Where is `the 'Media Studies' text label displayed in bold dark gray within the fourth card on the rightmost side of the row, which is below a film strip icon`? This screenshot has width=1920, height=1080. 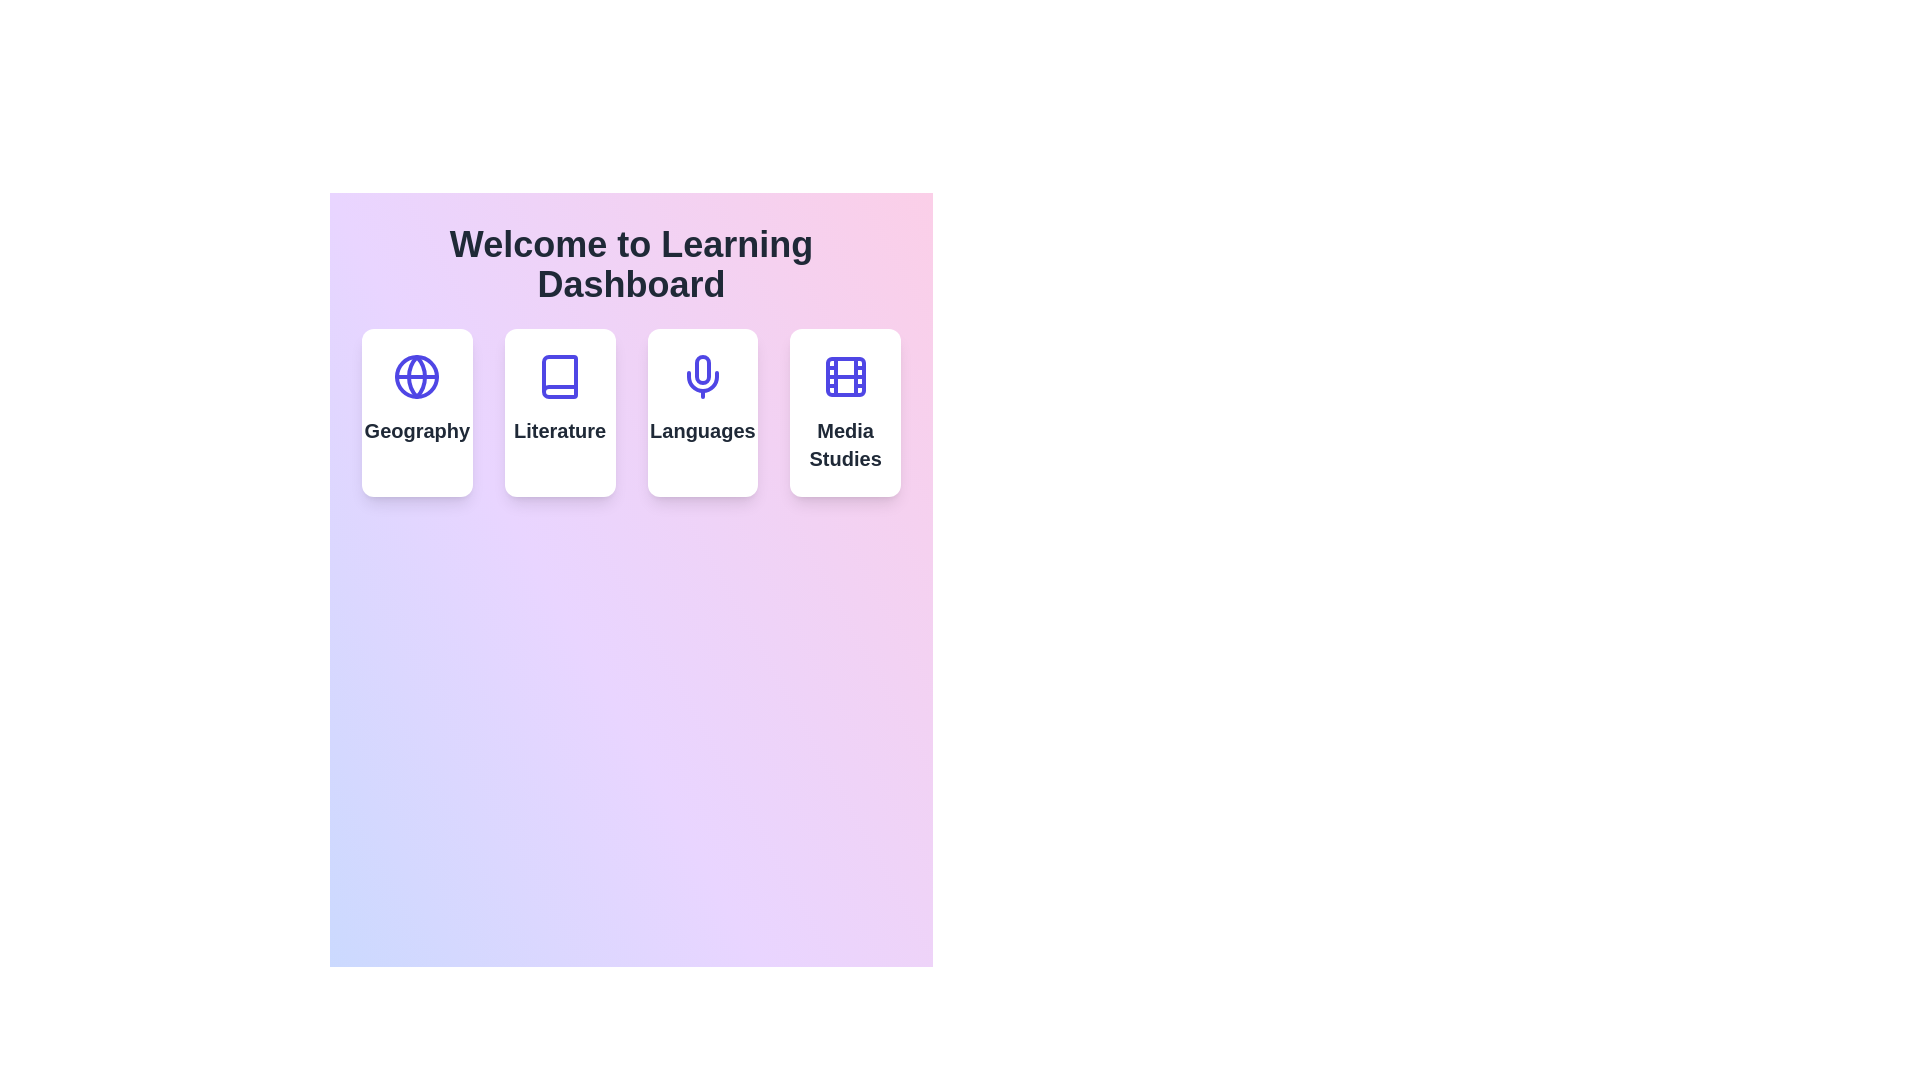
the 'Media Studies' text label displayed in bold dark gray within the fourth card on the rightmost side of the row, which is below a film strip icon is located at coordinates (845, 443).